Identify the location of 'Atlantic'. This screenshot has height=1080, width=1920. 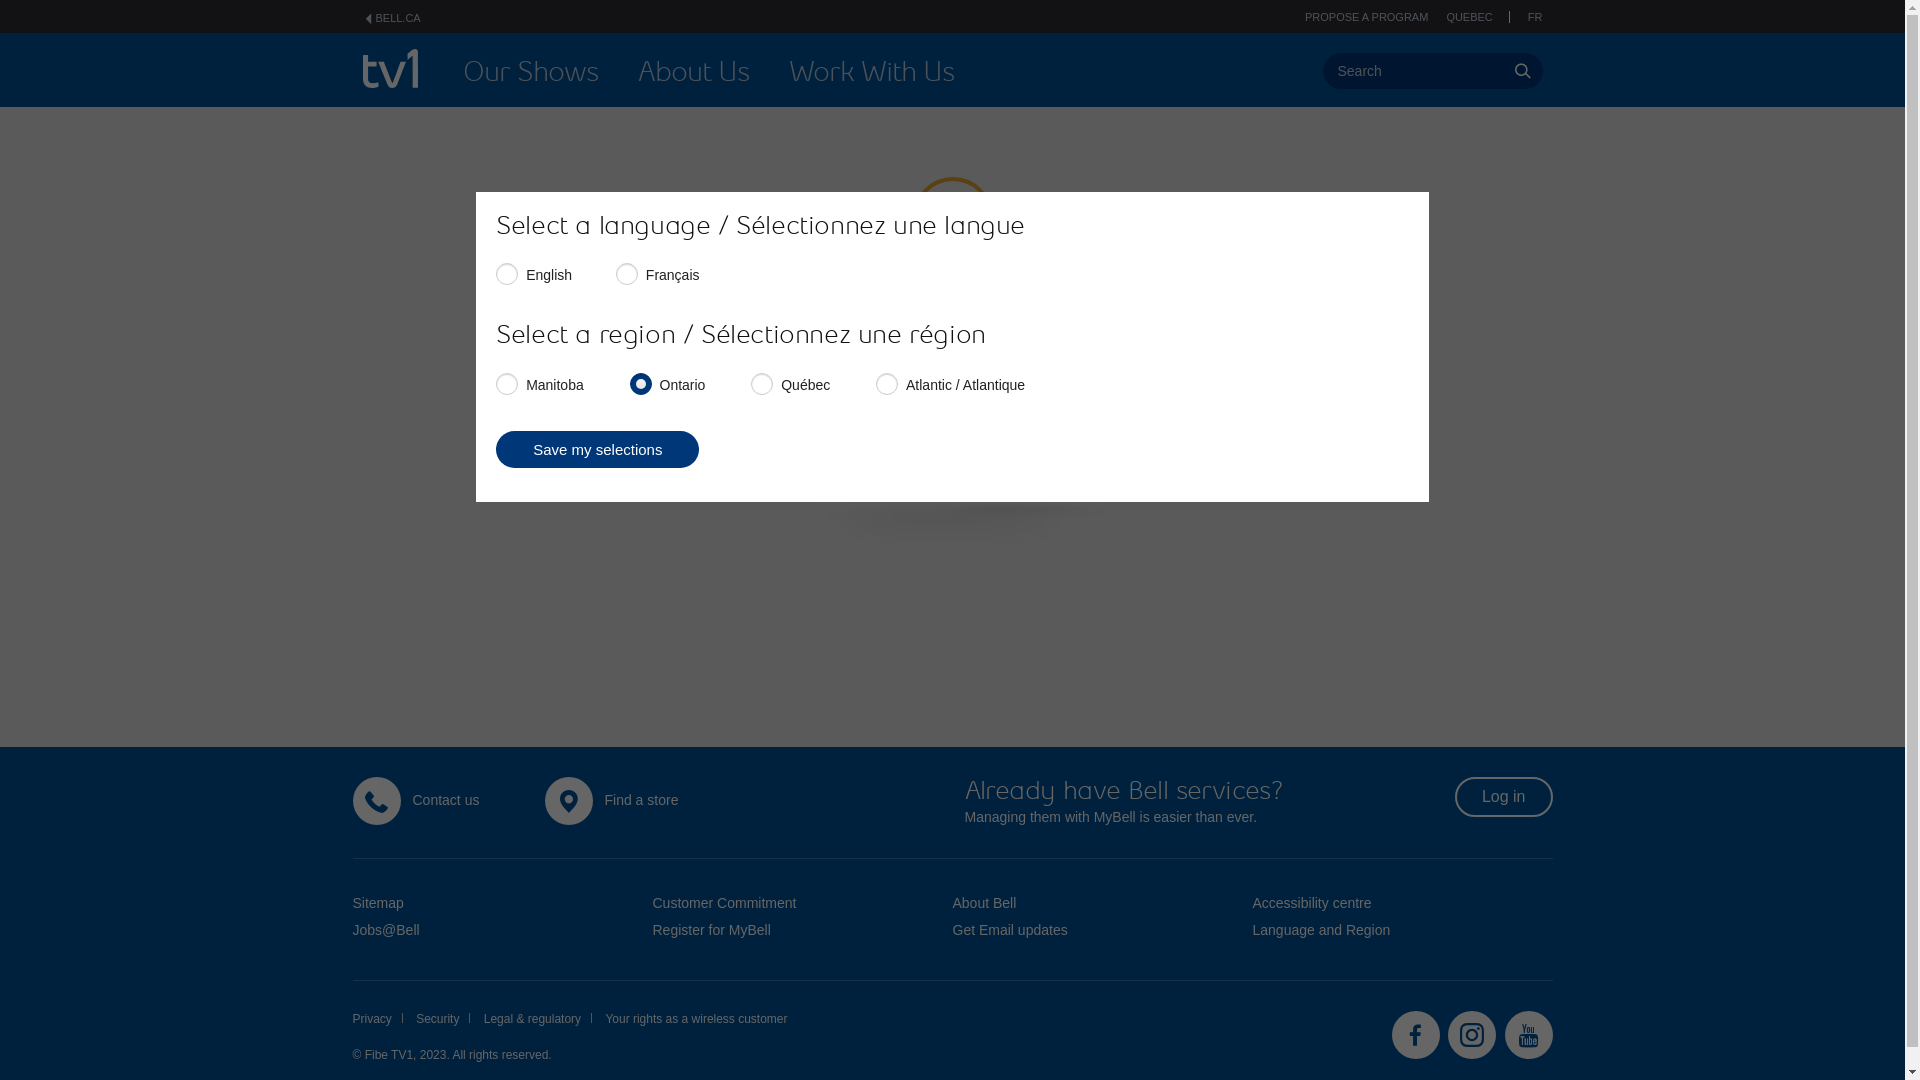
(875, 379).